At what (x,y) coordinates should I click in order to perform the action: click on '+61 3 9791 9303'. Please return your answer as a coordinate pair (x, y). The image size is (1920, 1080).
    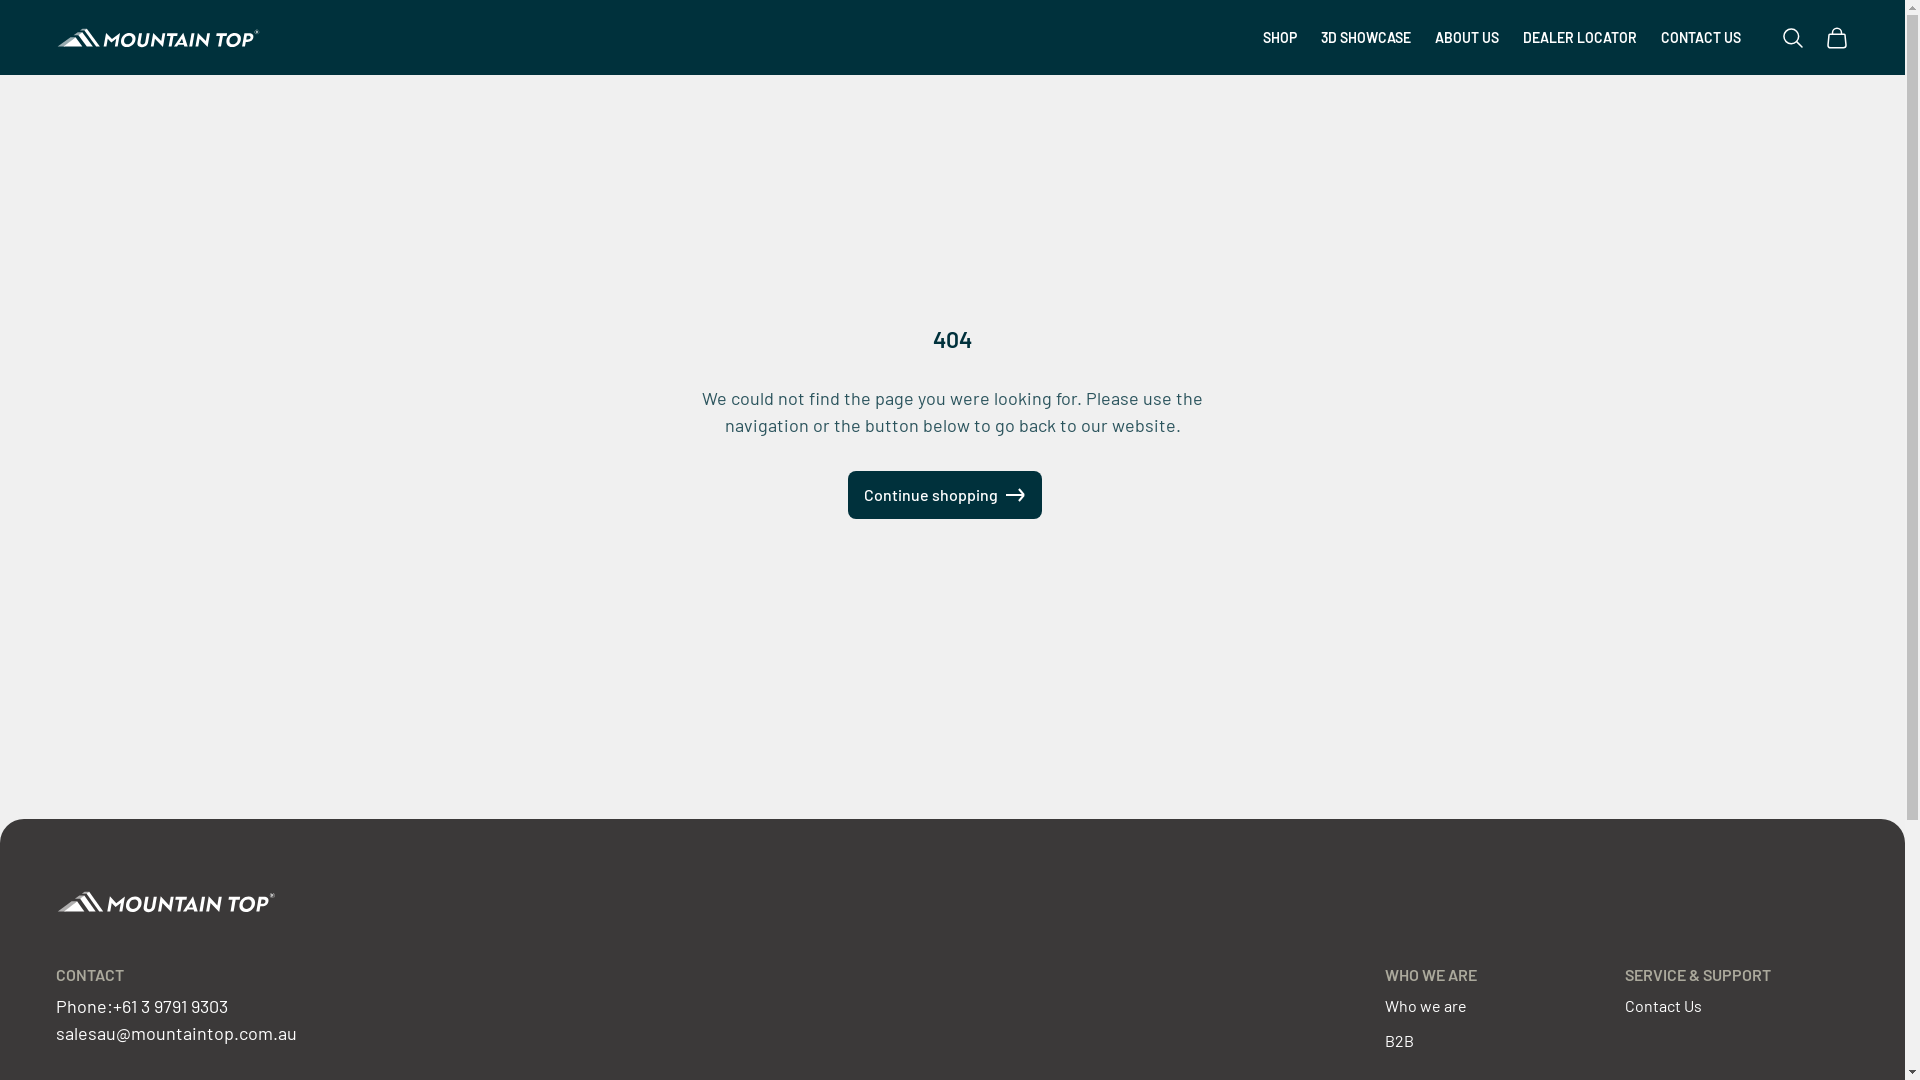
    Looking at the image, I should click on (112, 1006).